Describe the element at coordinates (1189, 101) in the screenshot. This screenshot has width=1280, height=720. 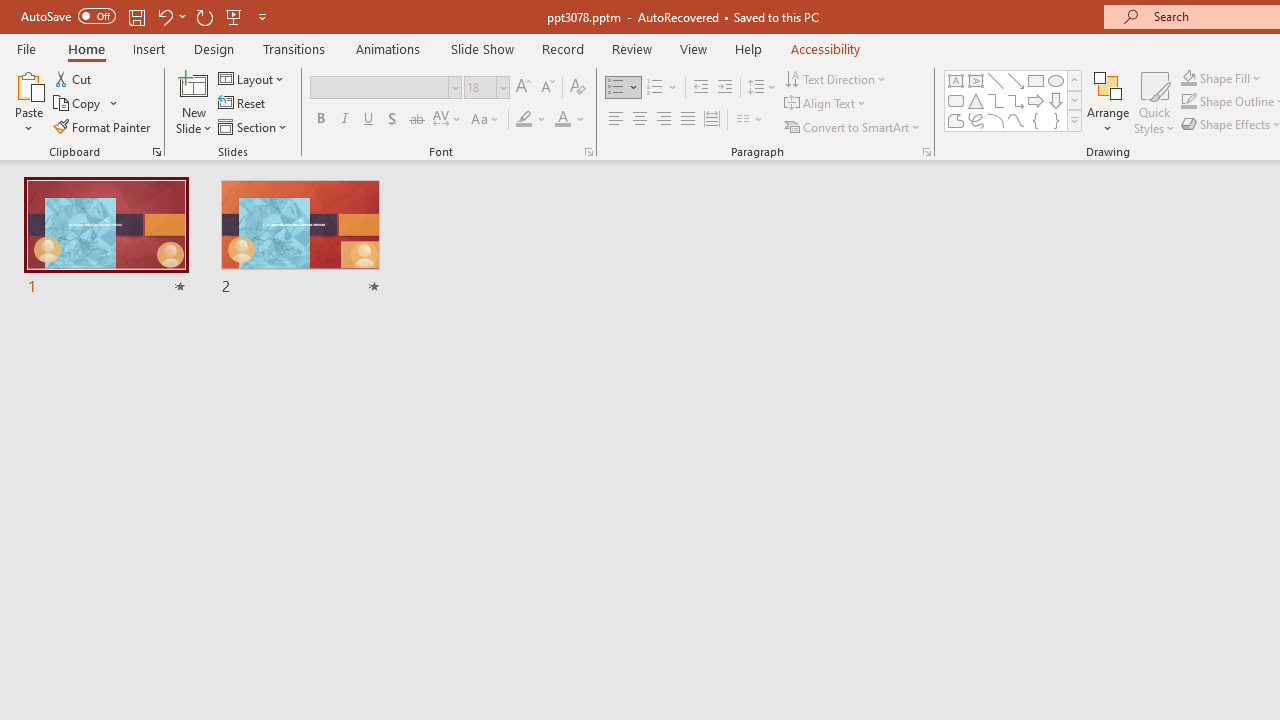
I see `'Shape Outline Green, Accent 1'` at that location.